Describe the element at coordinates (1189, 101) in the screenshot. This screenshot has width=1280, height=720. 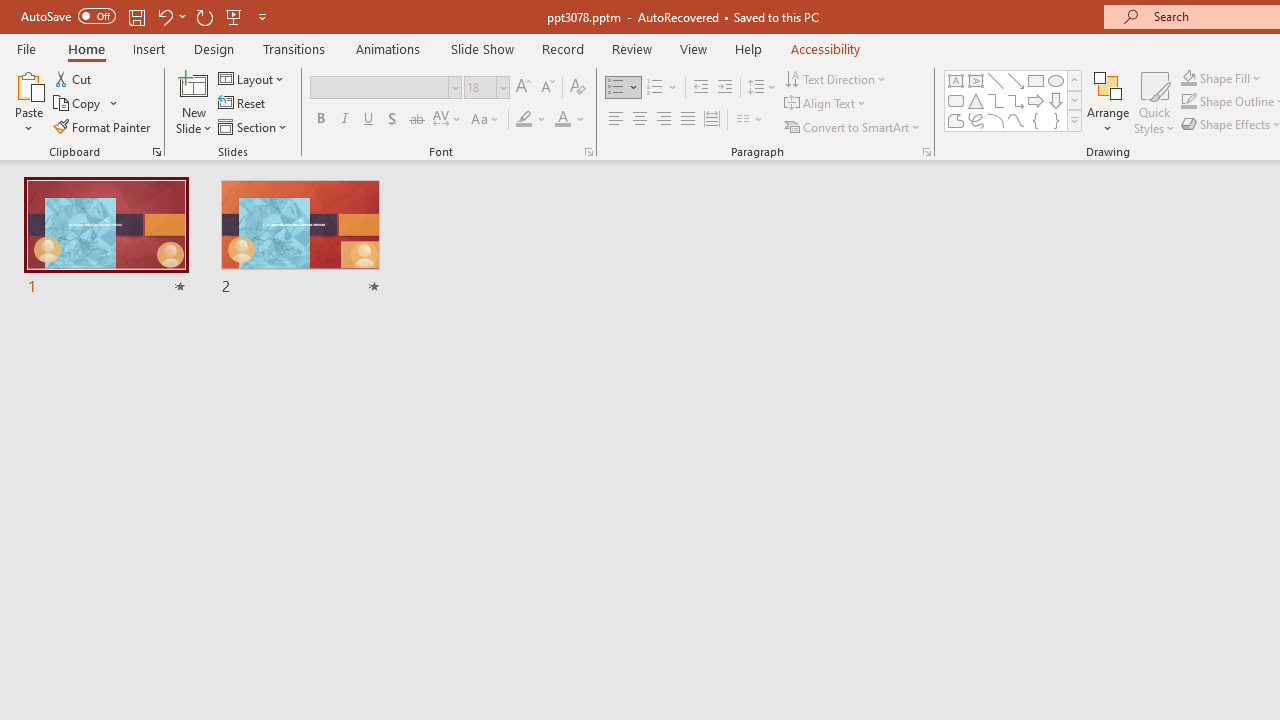
I see `'Shape Outline Green, Accent 1'` at that location.